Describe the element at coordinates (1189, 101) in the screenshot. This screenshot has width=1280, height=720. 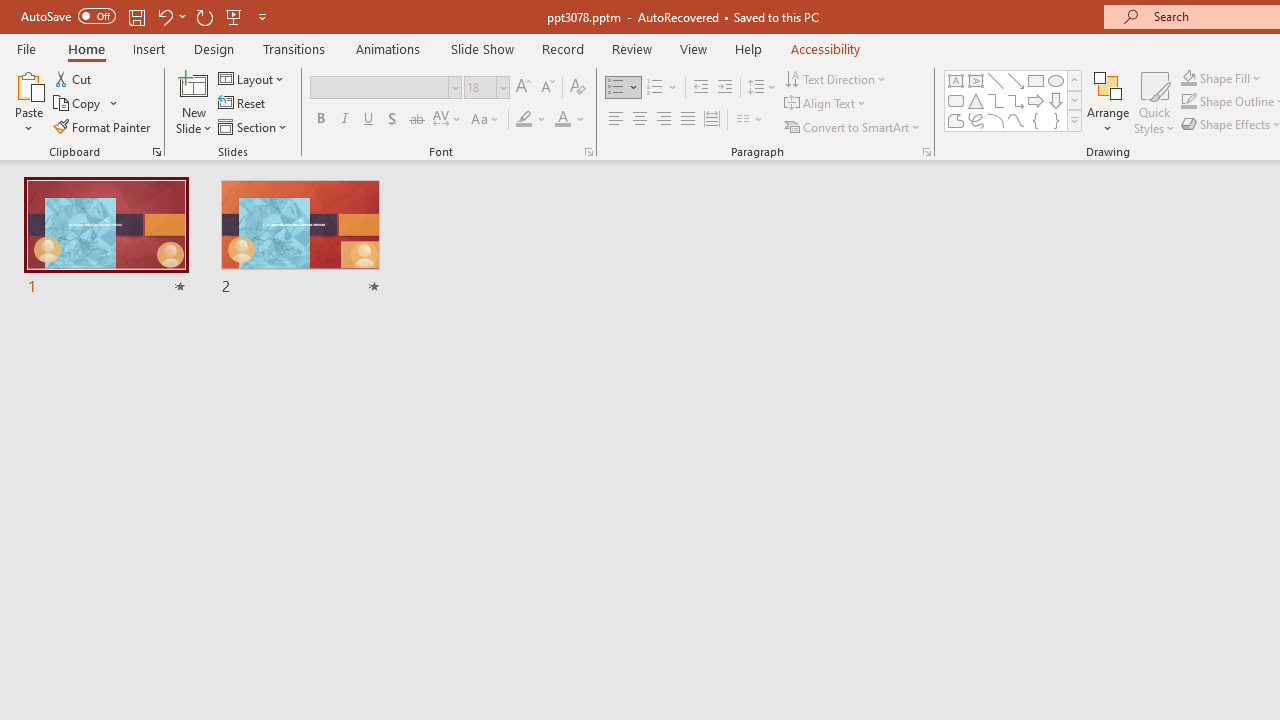
I see `'Shape Outline Green, Accent 1'` at that location.